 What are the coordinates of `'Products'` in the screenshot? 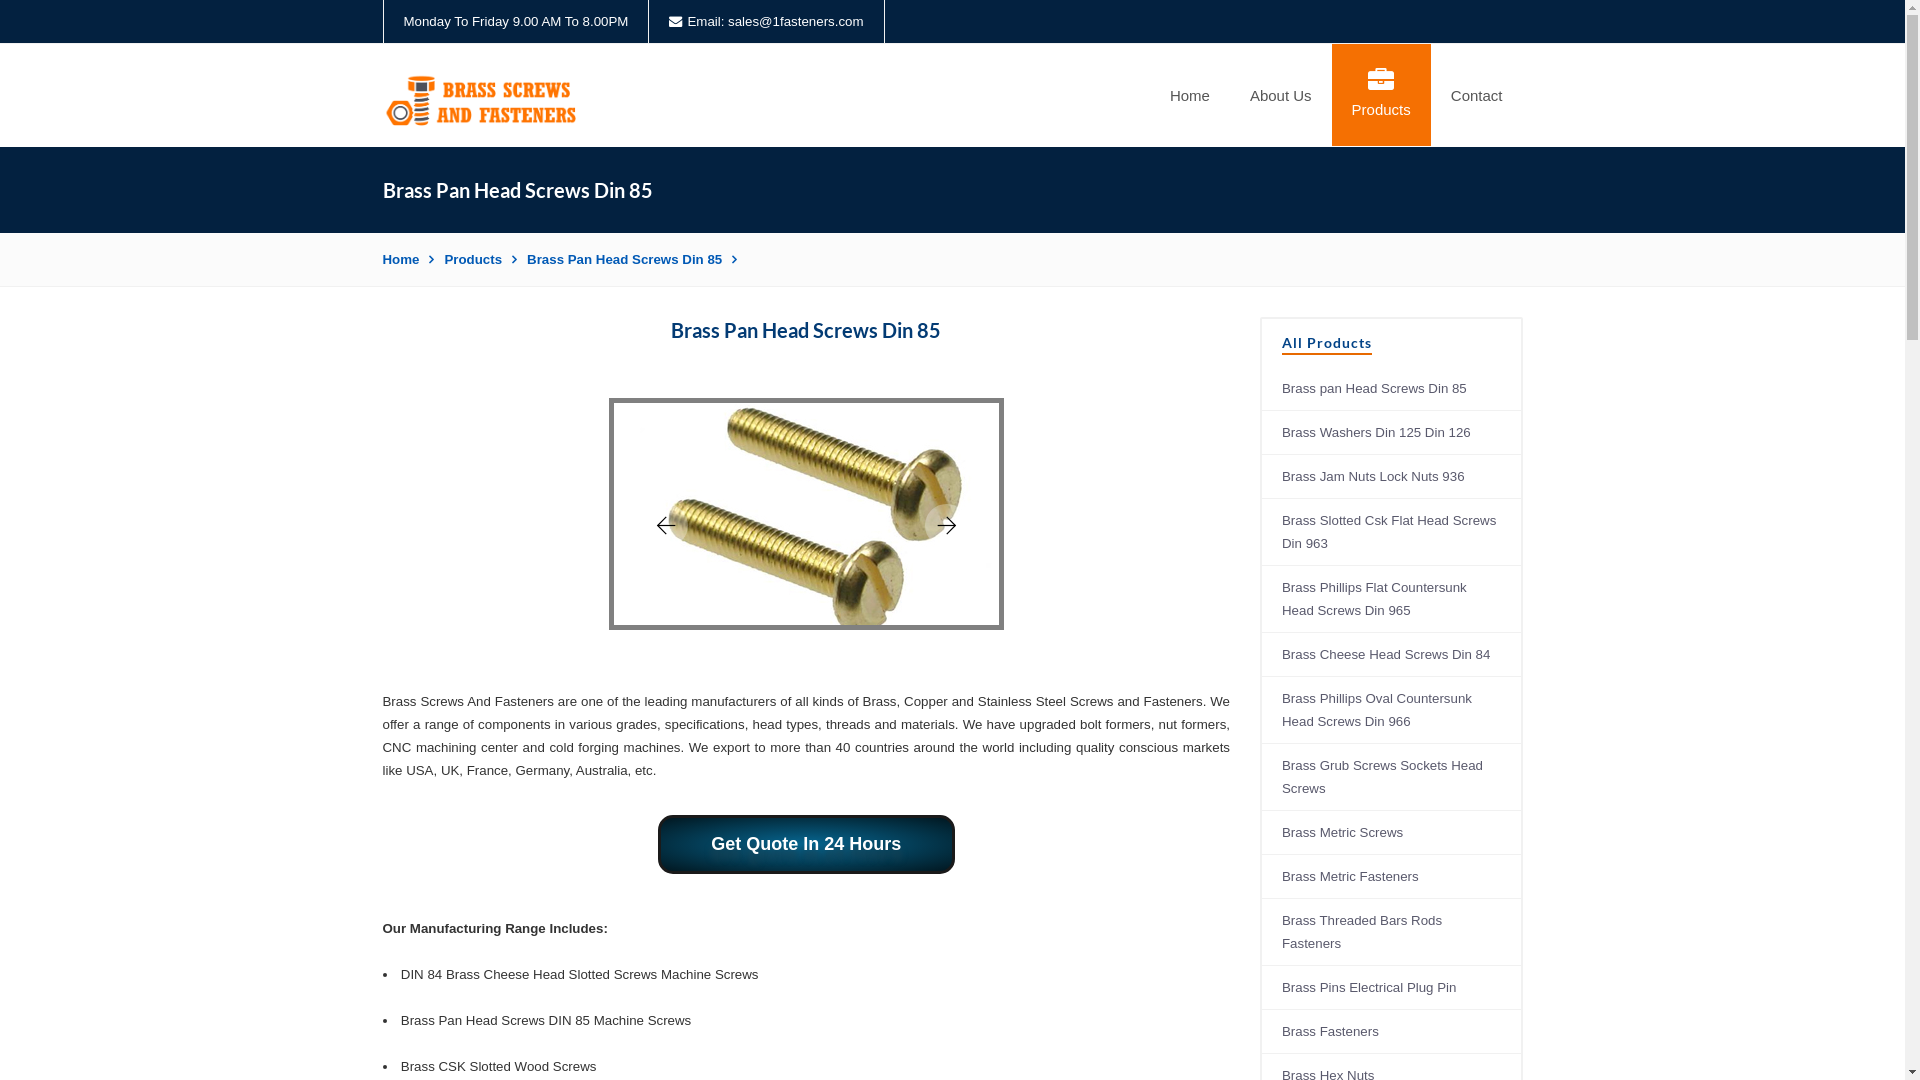 It's located at (480, 258).